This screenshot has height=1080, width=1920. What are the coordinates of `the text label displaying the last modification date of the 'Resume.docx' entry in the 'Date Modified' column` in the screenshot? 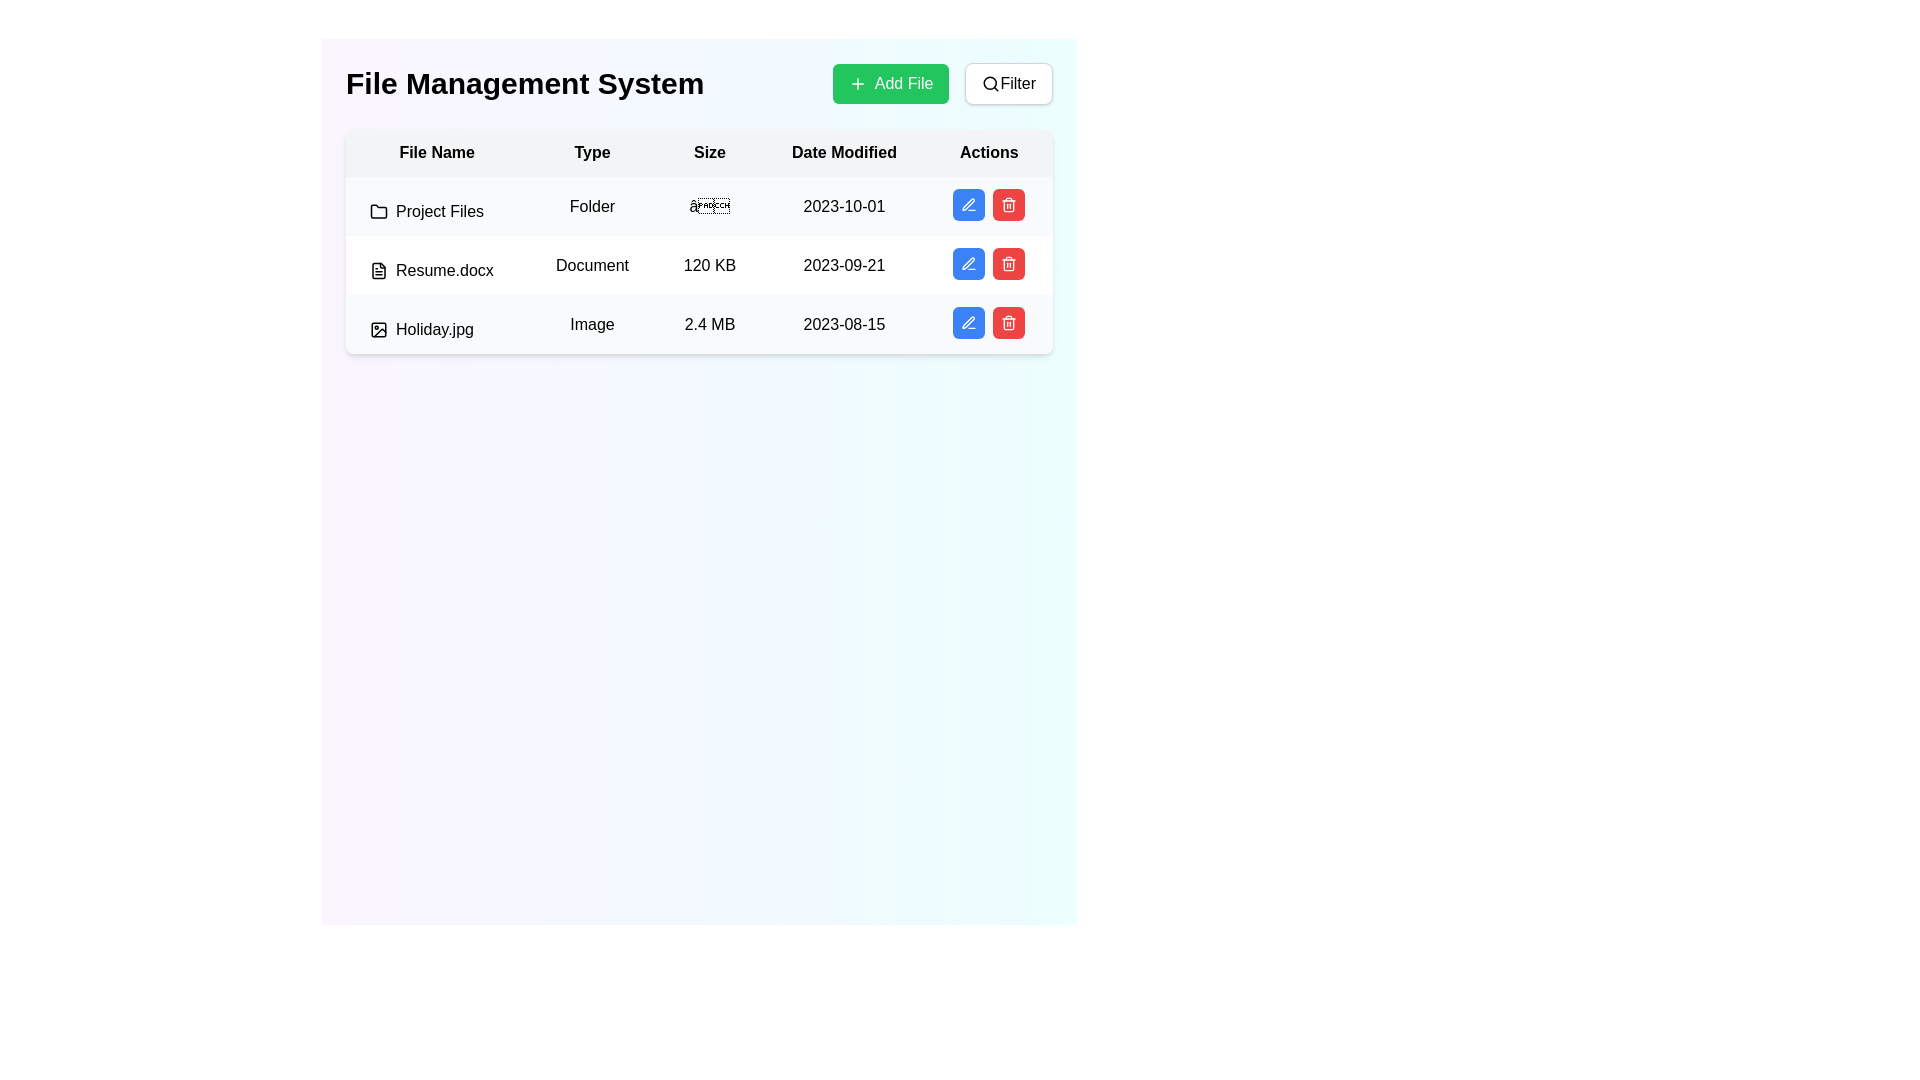 It's located at (844, 264).